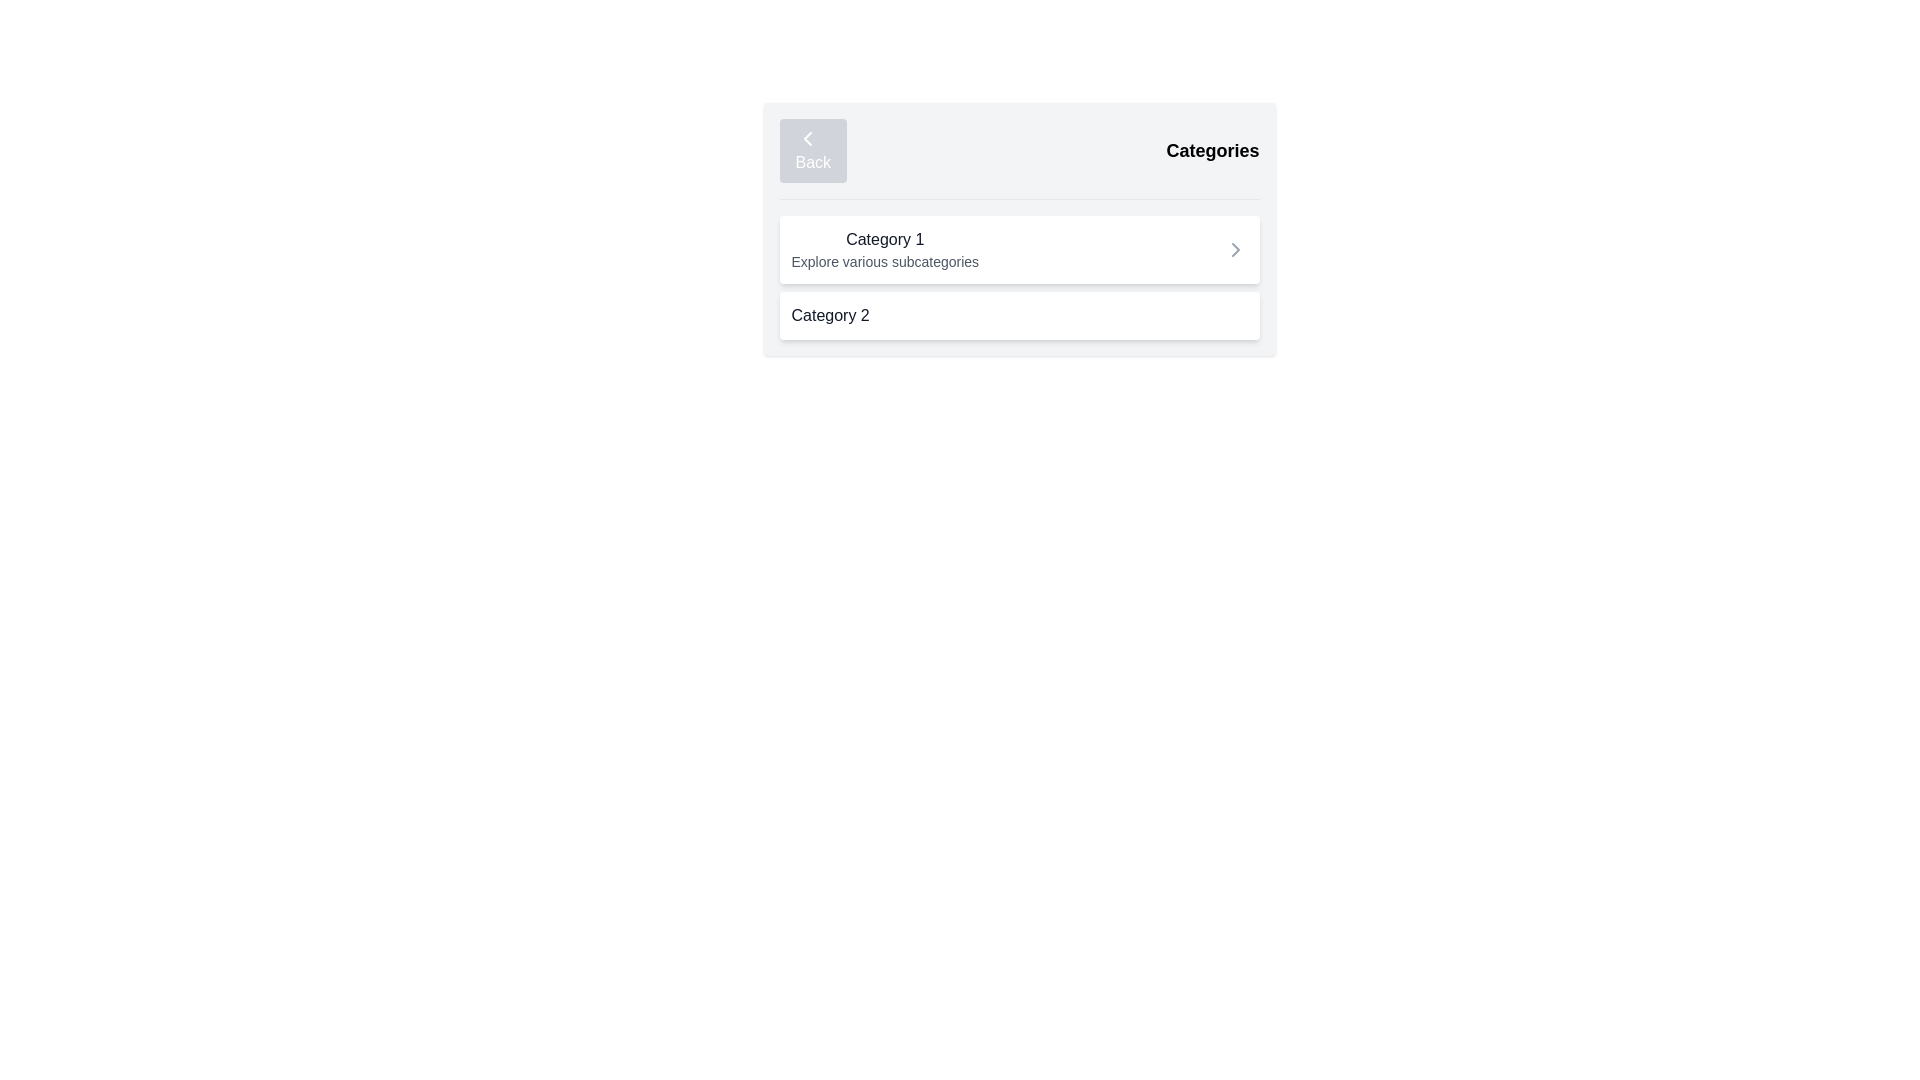 The width and height of the screenshot is (1920, 1080). Describe the element at coordinates (1019, 315) in the screenshot. I see `the 'Category 2' button, which is the second selectable category in a vertical list` at that location.